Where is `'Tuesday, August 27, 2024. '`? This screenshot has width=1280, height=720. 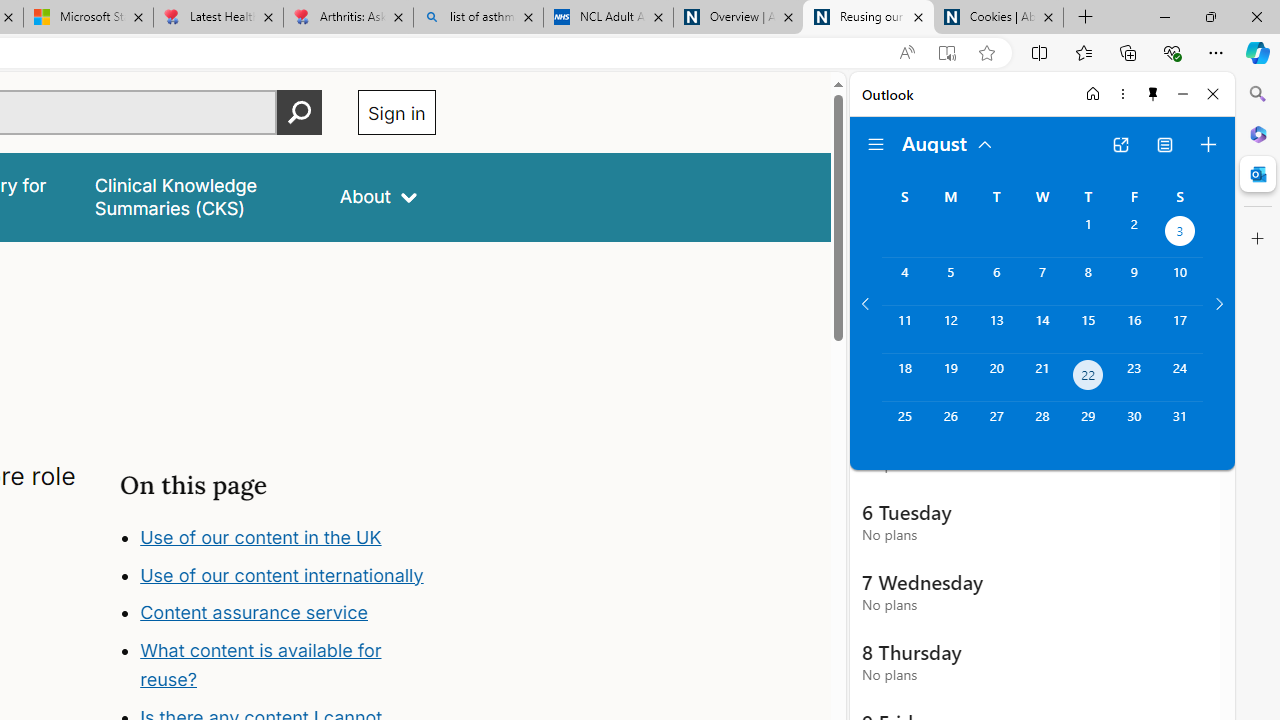
'Tuesday, August 27, 2024. ' is located at coordinates (996, 424).